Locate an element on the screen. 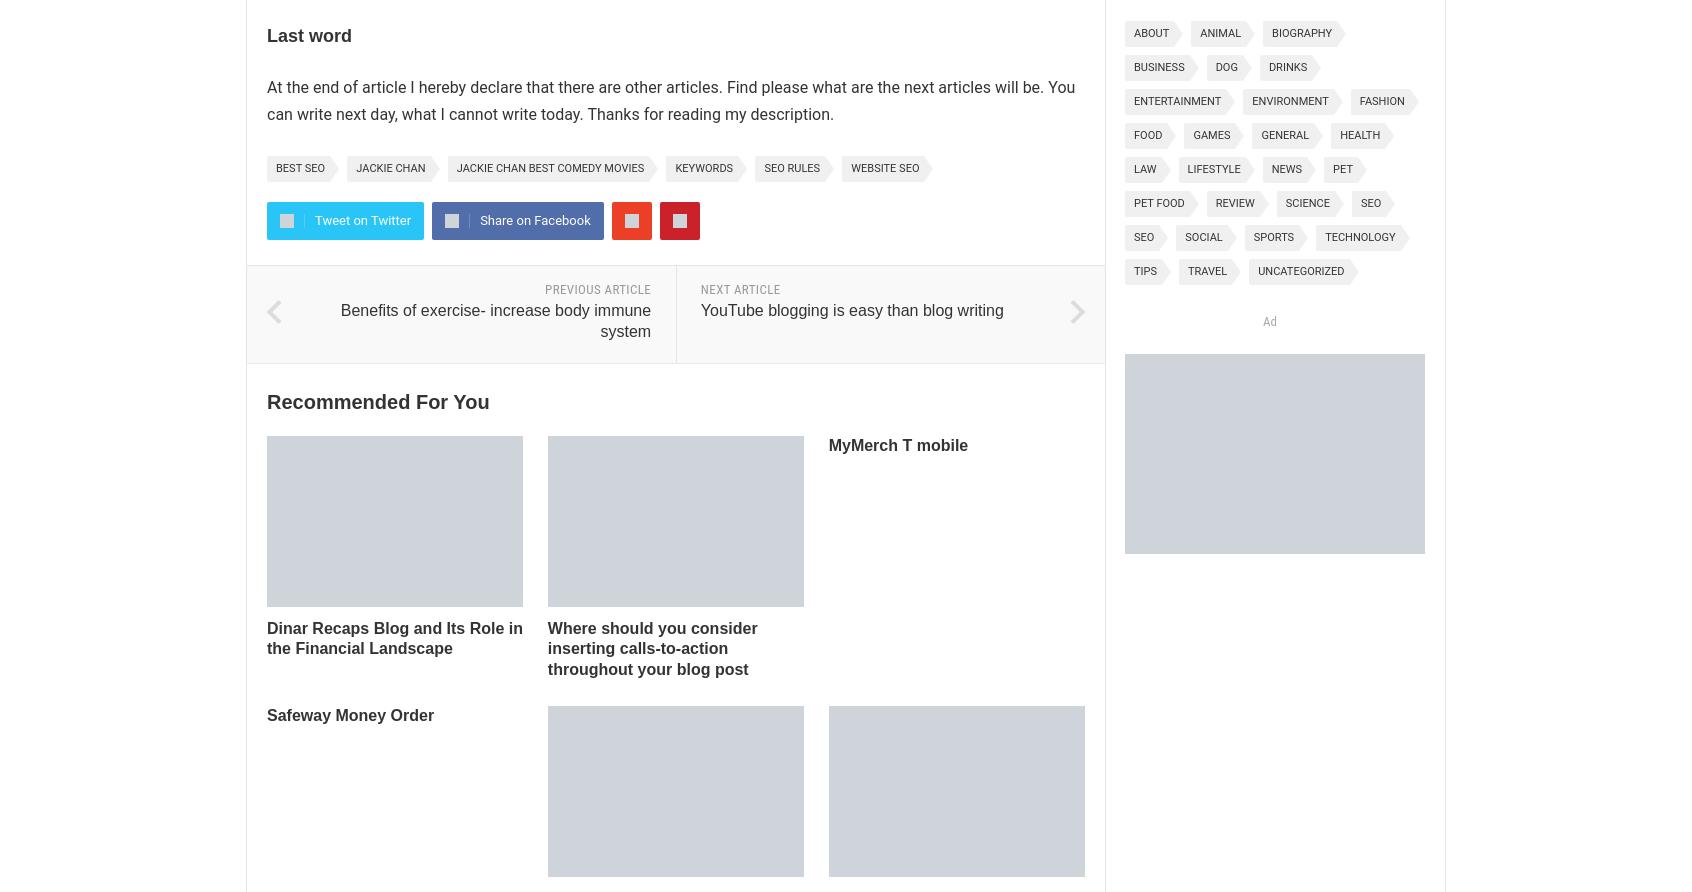 The height and width of the screenshot is (892, 1692). 'keywords' is located at coordinates (674, 167).